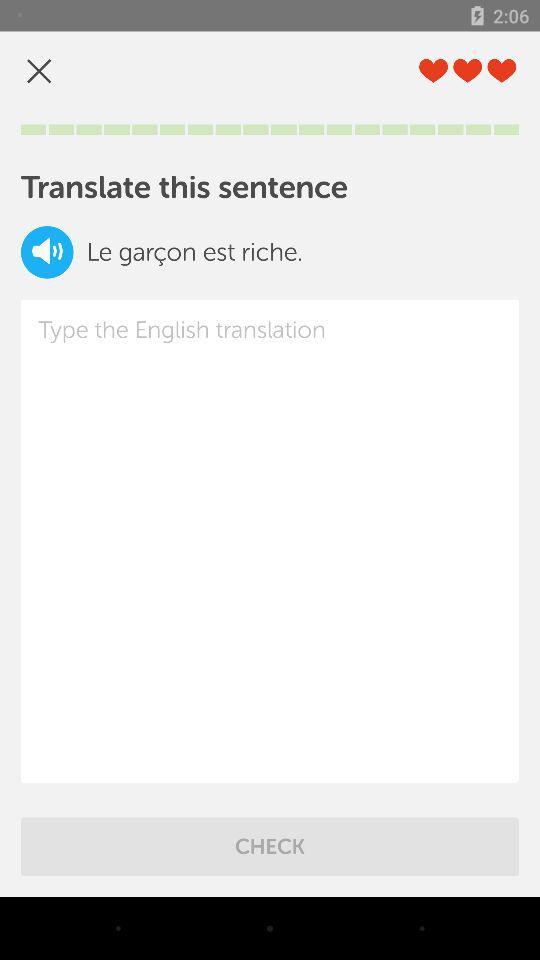 The width and height of the screenshot is (540, 960). What do you see at coordinates (39, 71) in the screenshot?
I see `the close icon` at bounding box center [39, 71].